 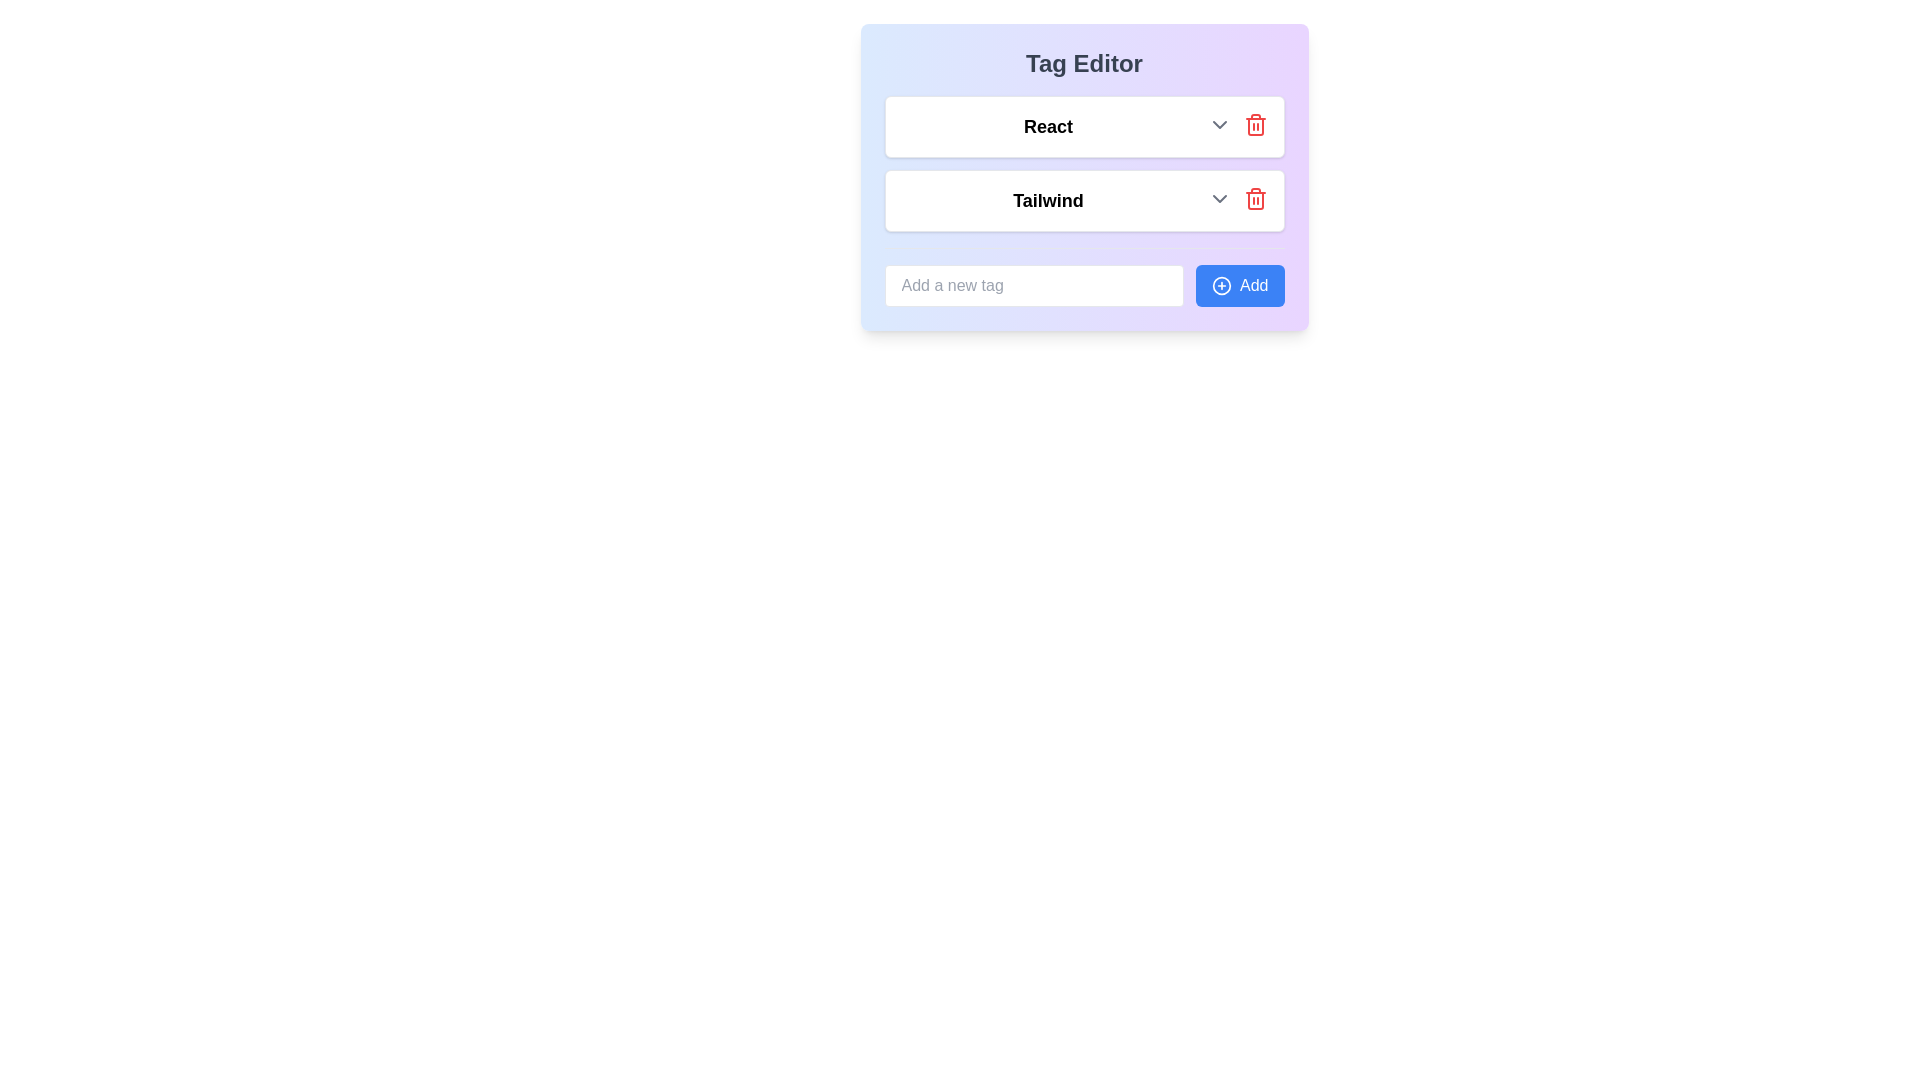 What do you see at coordinates (1047, 200) in the screenshot?
I see `the Text label that identifies the tag 'Tailwind', which is the second tag item in the vertical list of the Tag Editor interface` at bounding box center [1047, 200].